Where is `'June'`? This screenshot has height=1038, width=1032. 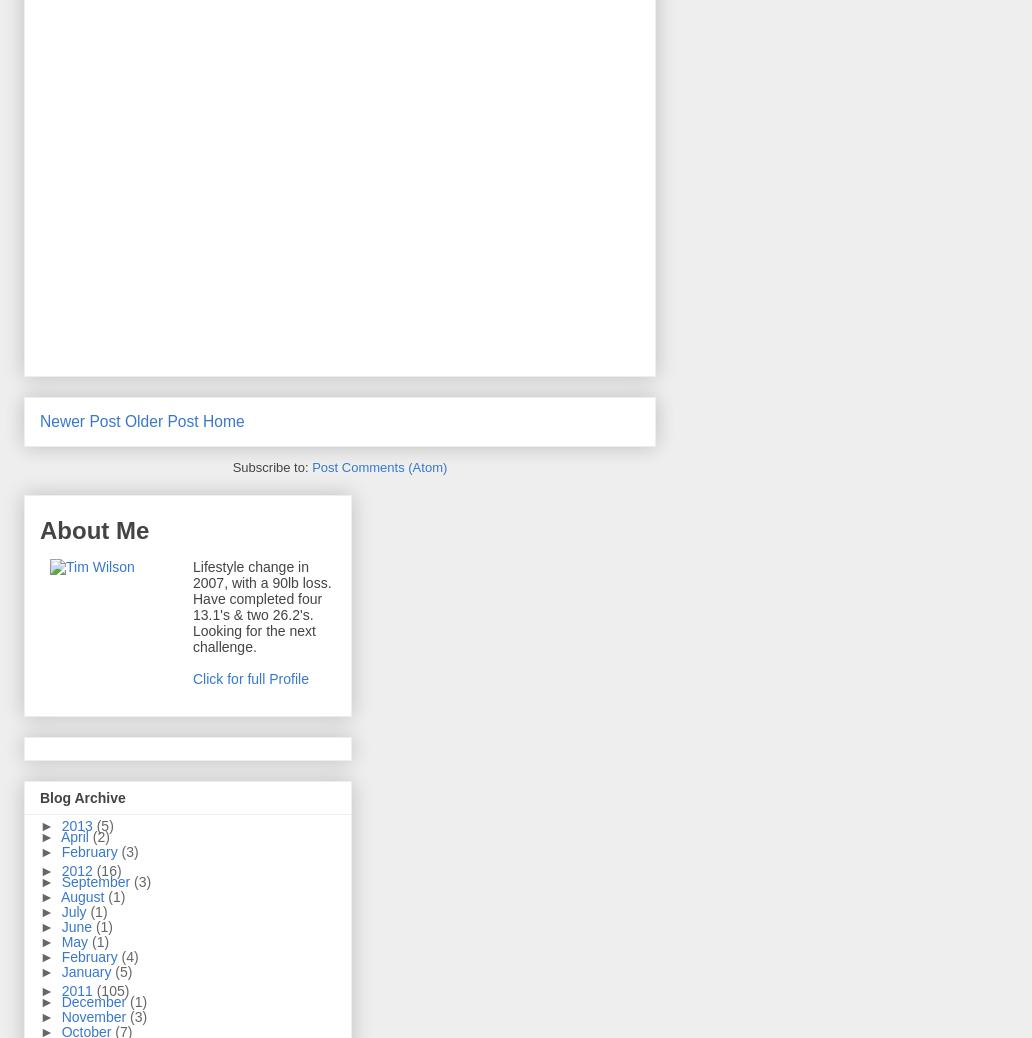
'June' is located at coordinates (78, 927).